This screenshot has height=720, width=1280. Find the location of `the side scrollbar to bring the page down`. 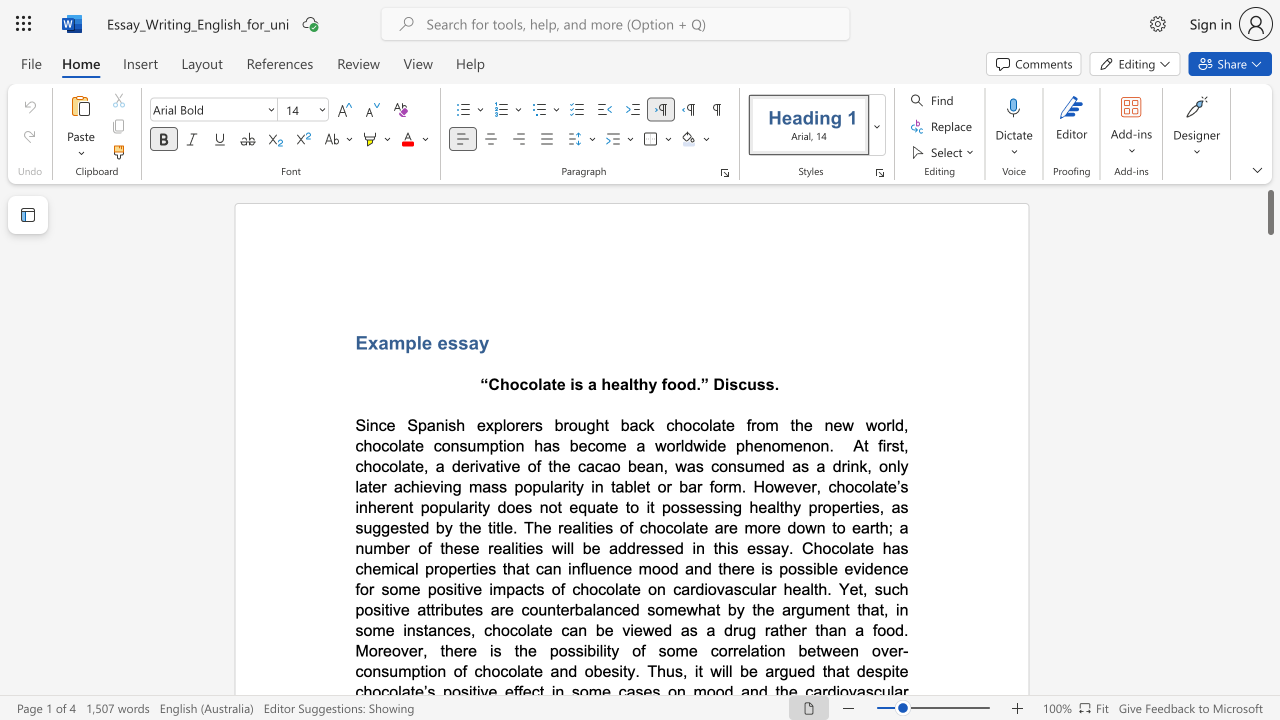

the side scrollbar to bring the page down is located at coordinates (1269, 318).